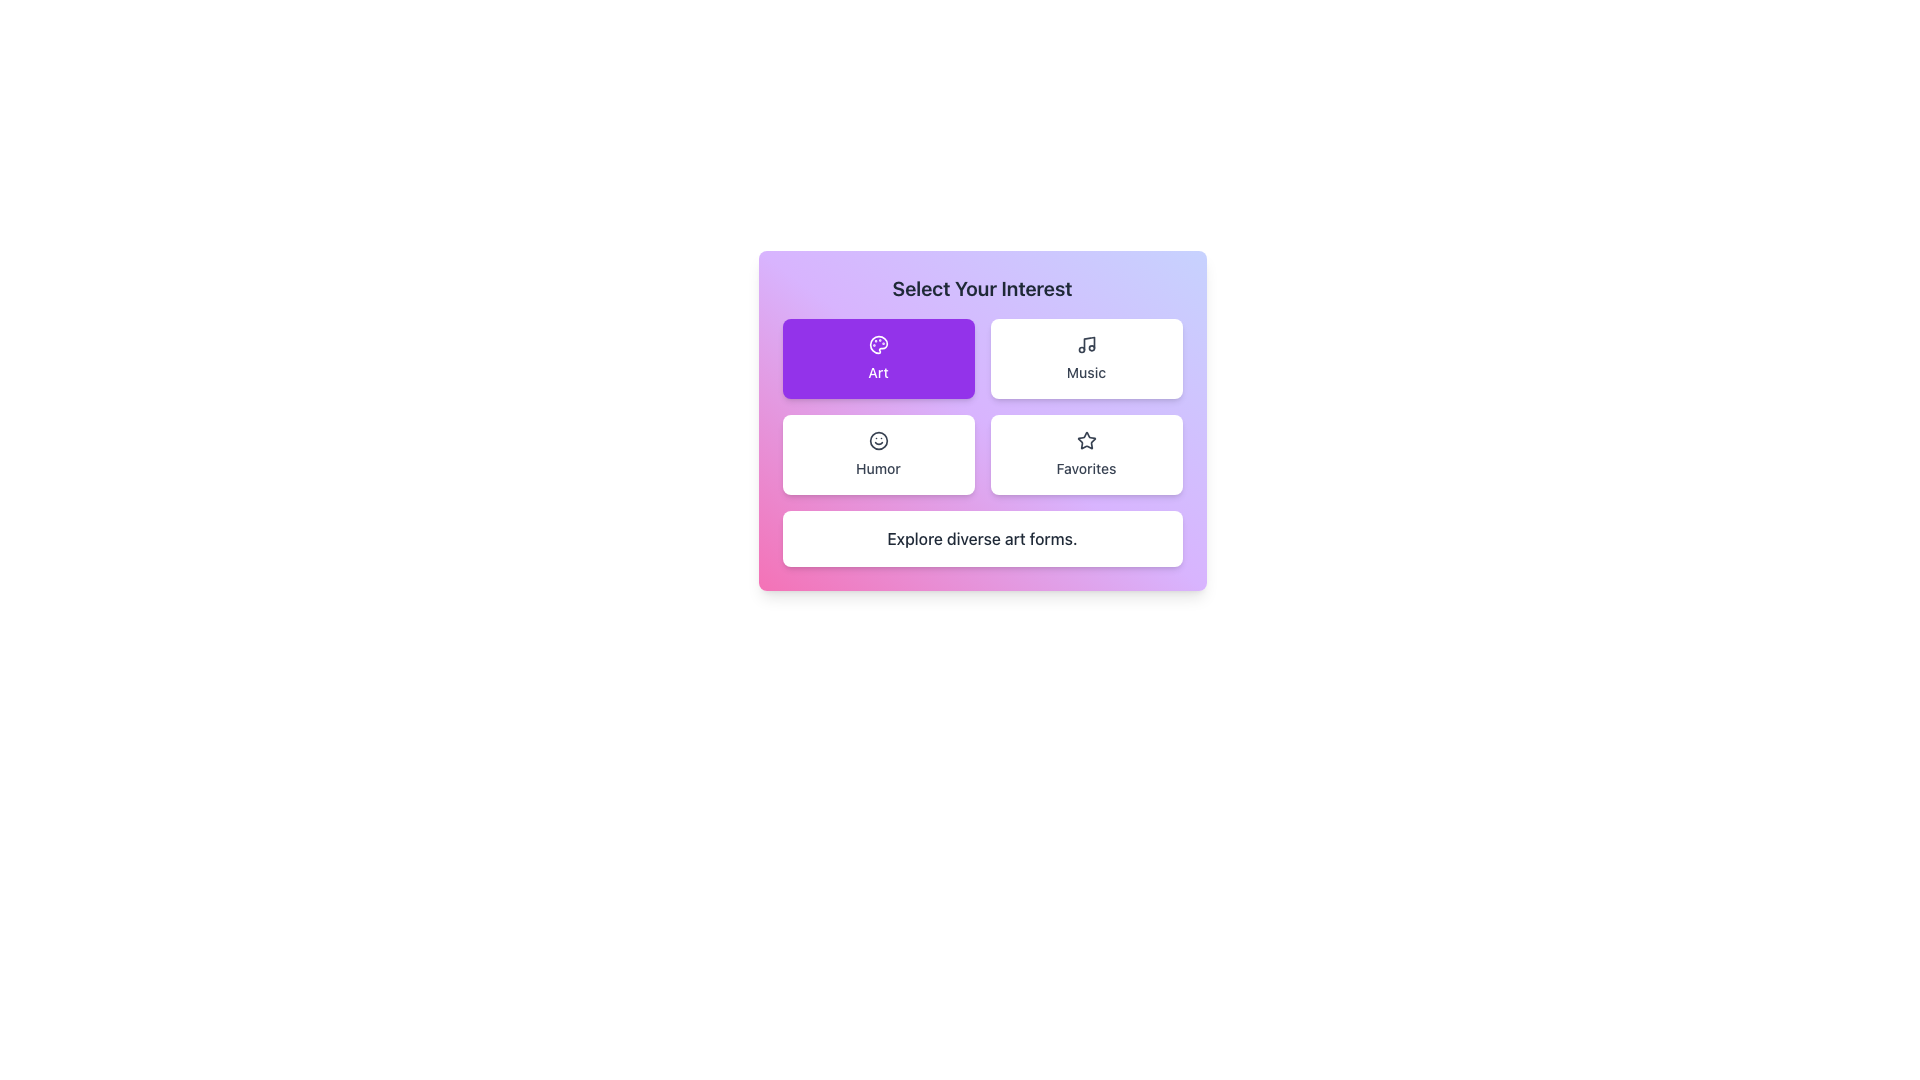  I want to click on the star icon located in the 'Favorites' section, so click(1085, 439).